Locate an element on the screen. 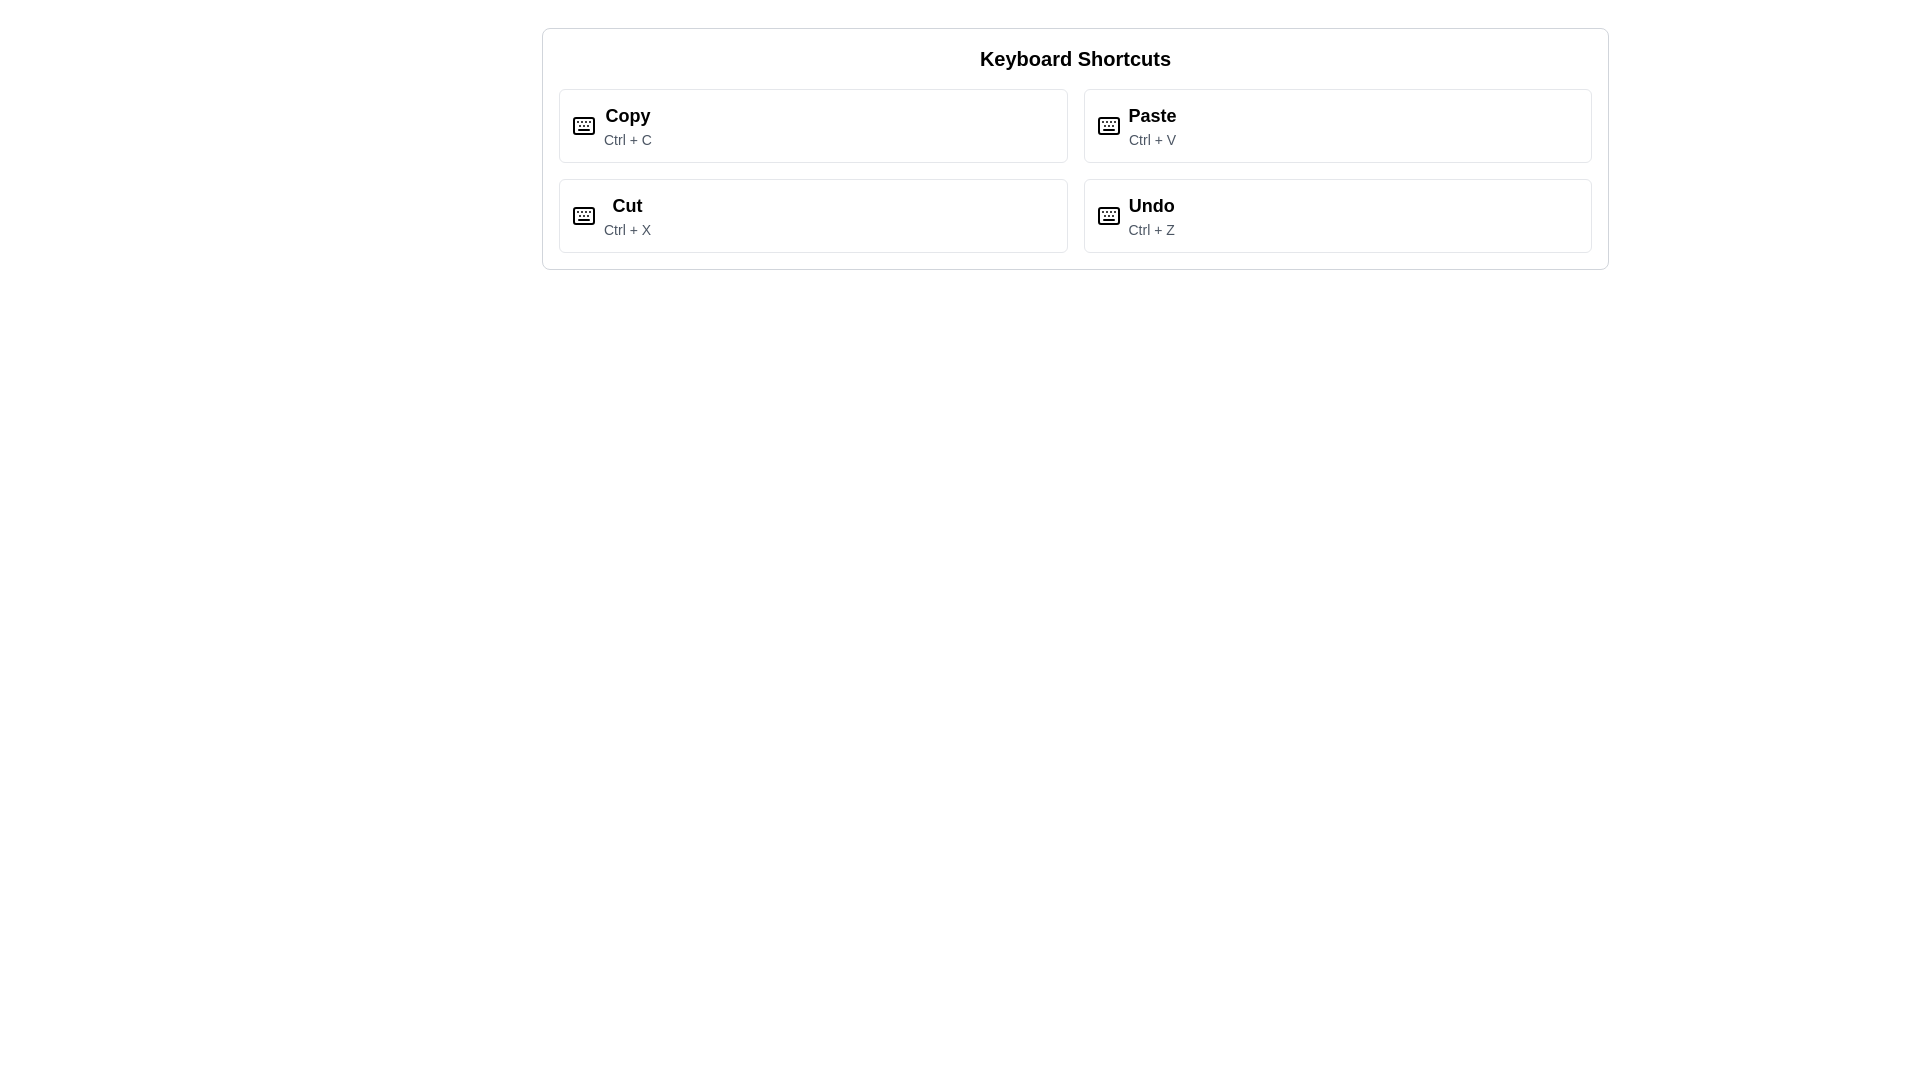 This screenshot has width=1920, height=1080. the static text label that indicates the 'Undo' command associated with the keyboard shortcut 'Ctrl + Z', located in the bottom right of a 2x2 grid of keyboard shortcuts is located at coordinates (1151, 205).